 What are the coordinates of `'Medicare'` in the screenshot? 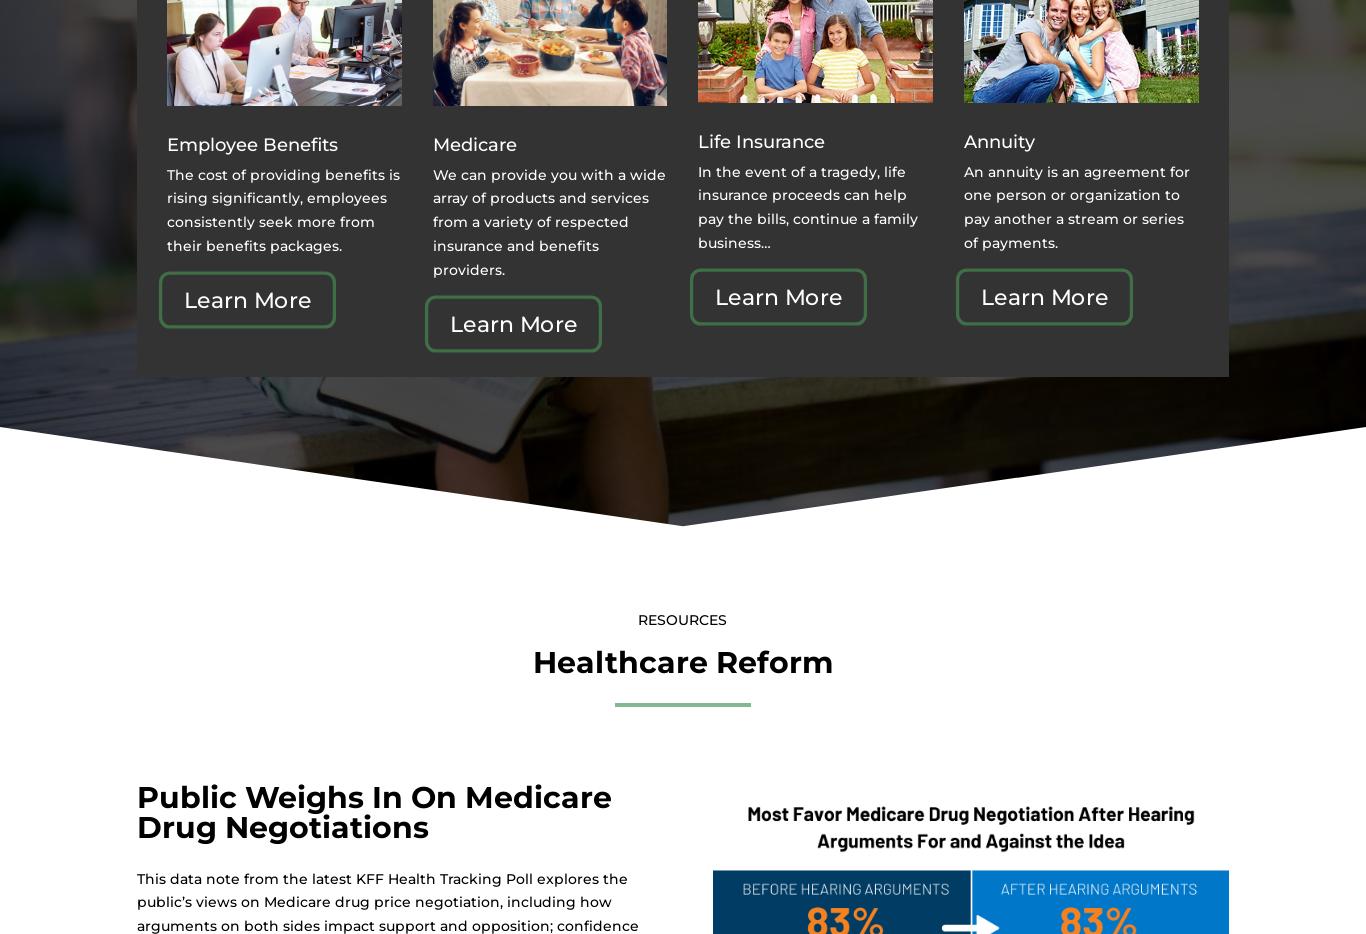 It's located at (431, 144).